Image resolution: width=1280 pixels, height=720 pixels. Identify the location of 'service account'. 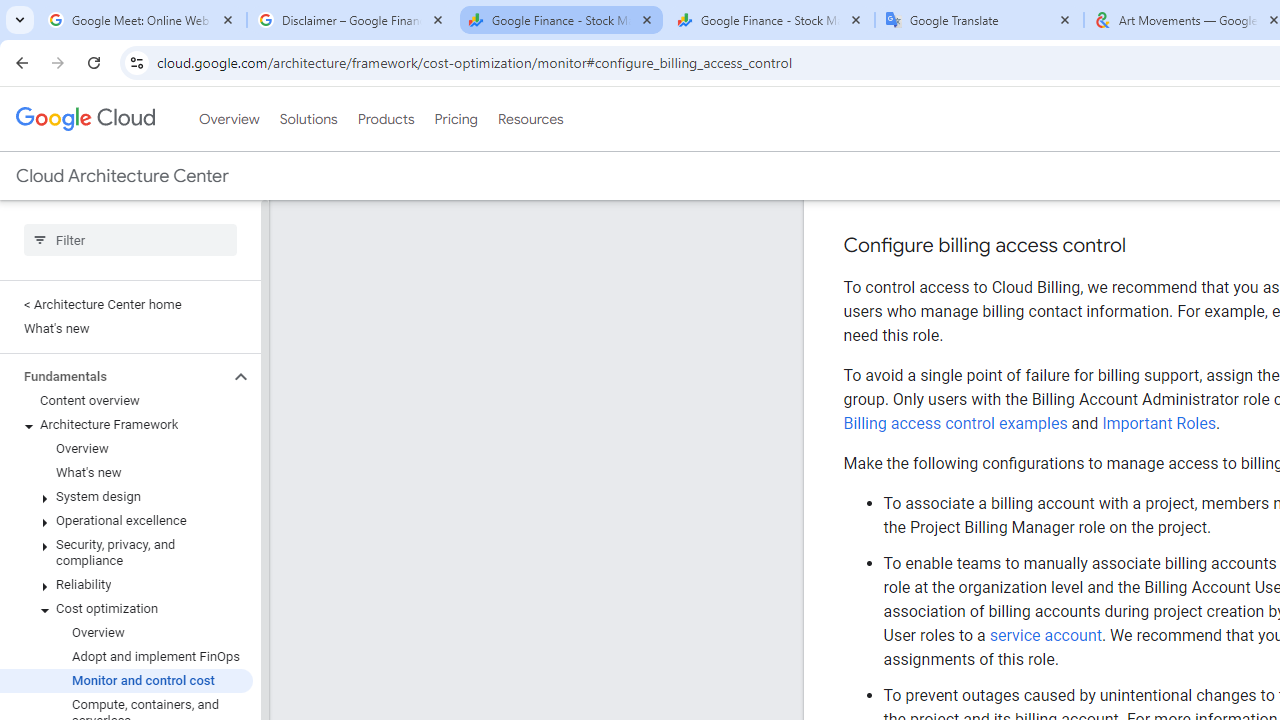
(1044, 635).